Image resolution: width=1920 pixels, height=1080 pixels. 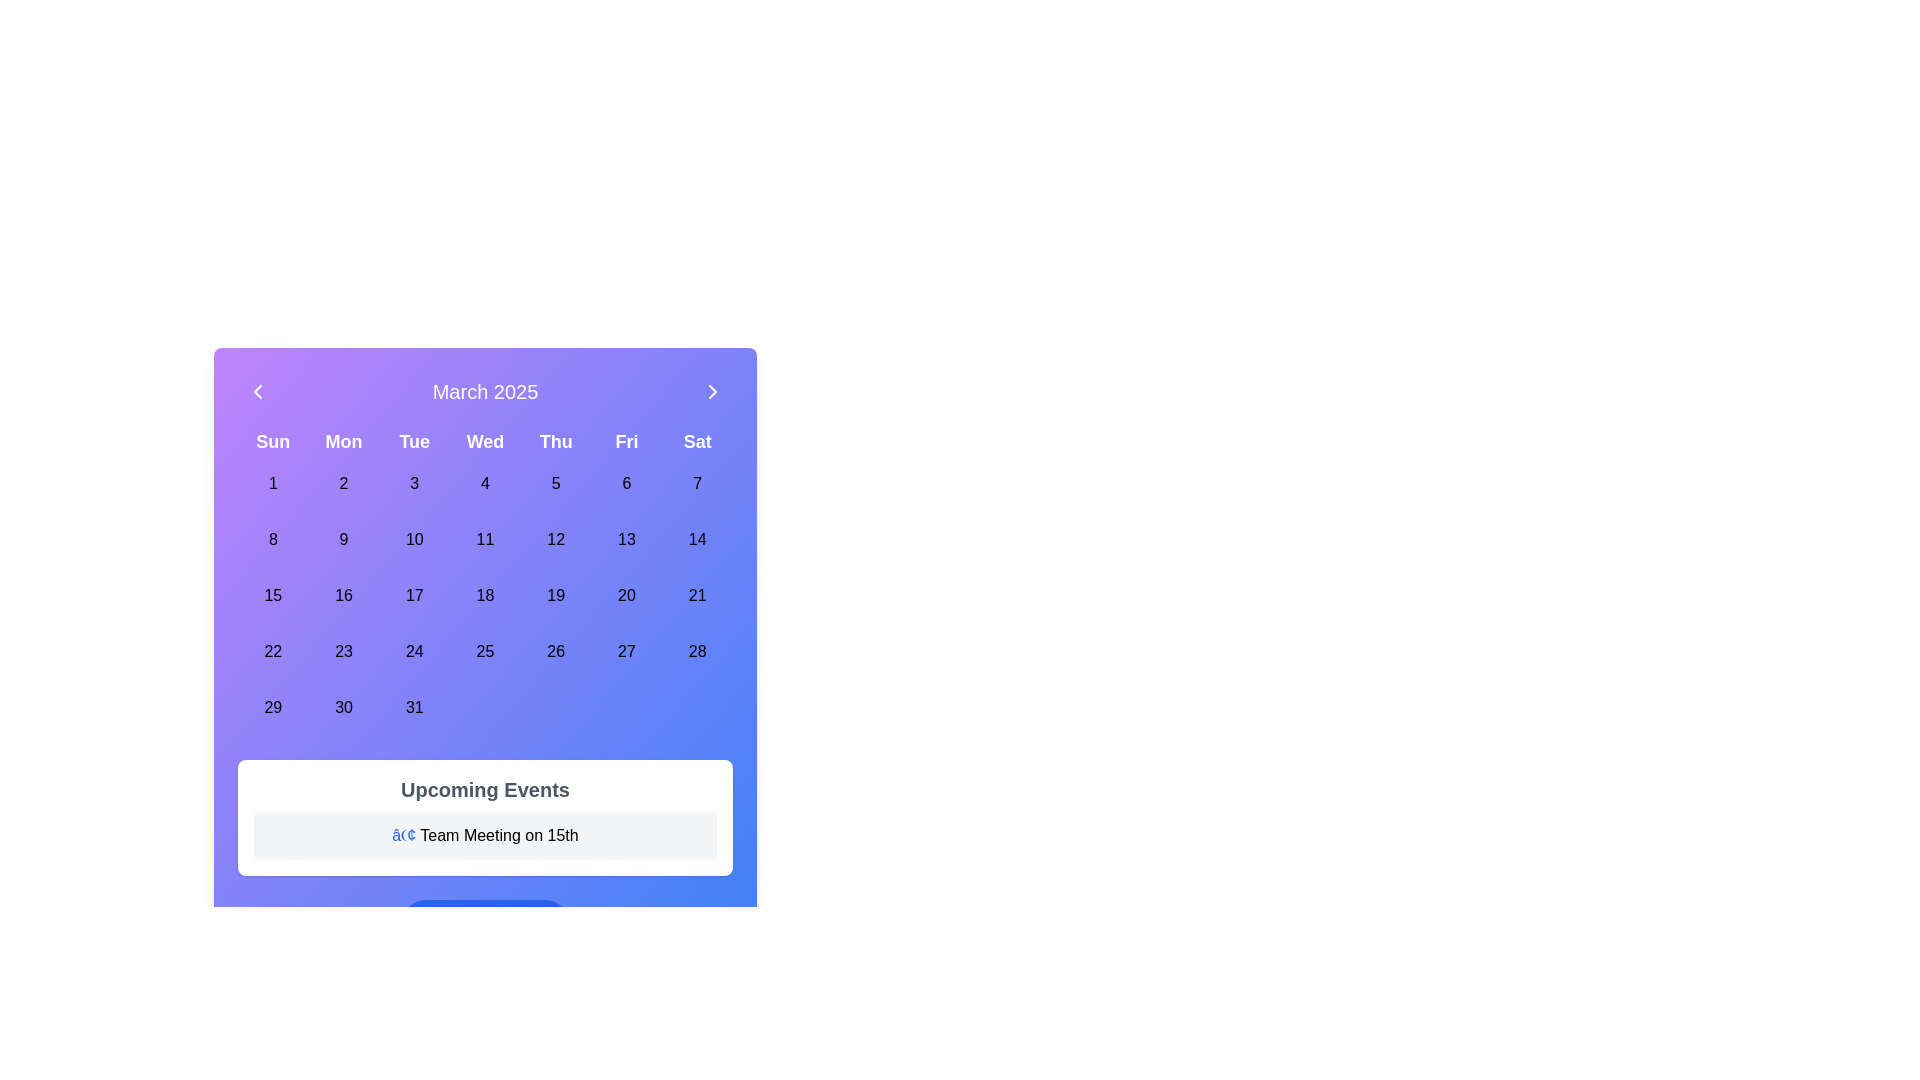 What do you see at coordinates (485, 582) in the screenshot?
I see `calendar dates displayed in the grid structure under the 'March 2025' header` at bounding box center [485, 582].